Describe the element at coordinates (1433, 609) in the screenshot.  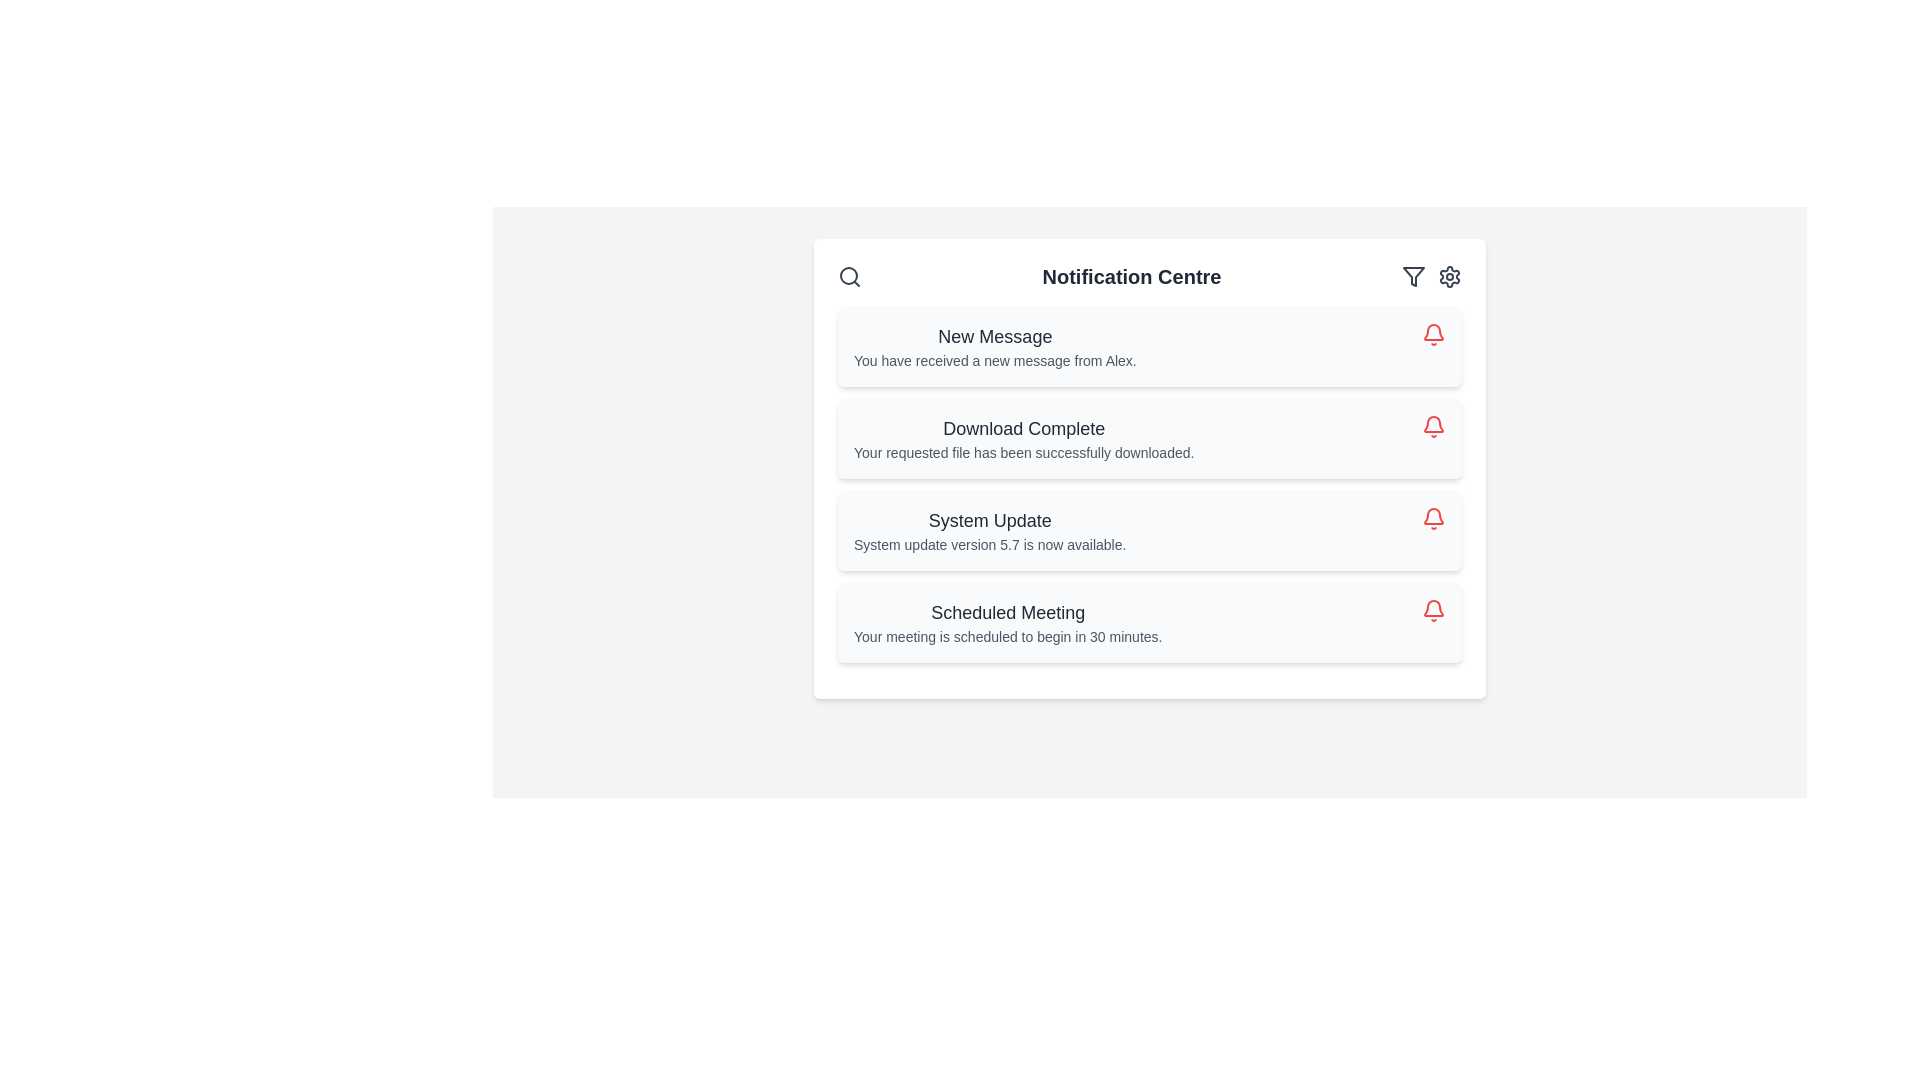
I see `the notification icon indicating a 'Scheduled Meeting'` at that location.